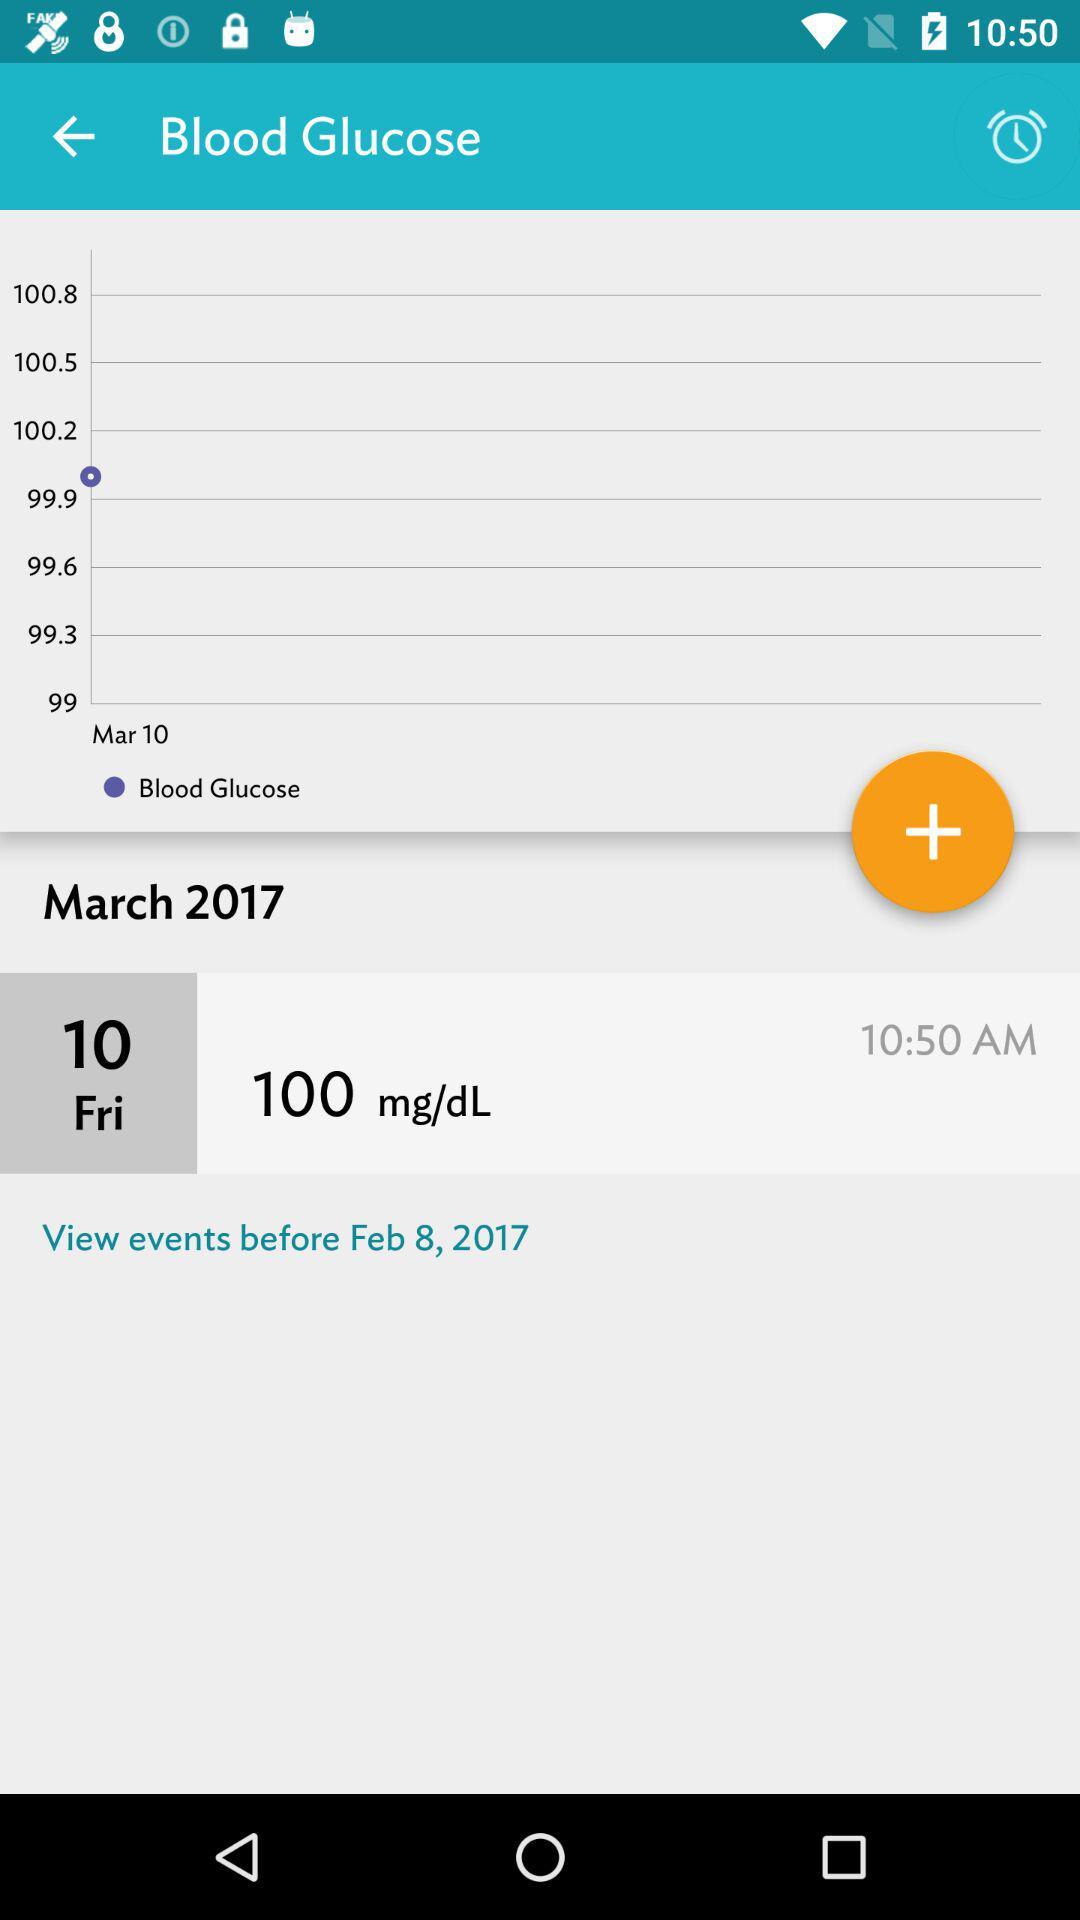  What do you see at coordinates (1017, 135) in the screenshot?
I see `the icon at the top right corner` at bounding box center [1017, 135].